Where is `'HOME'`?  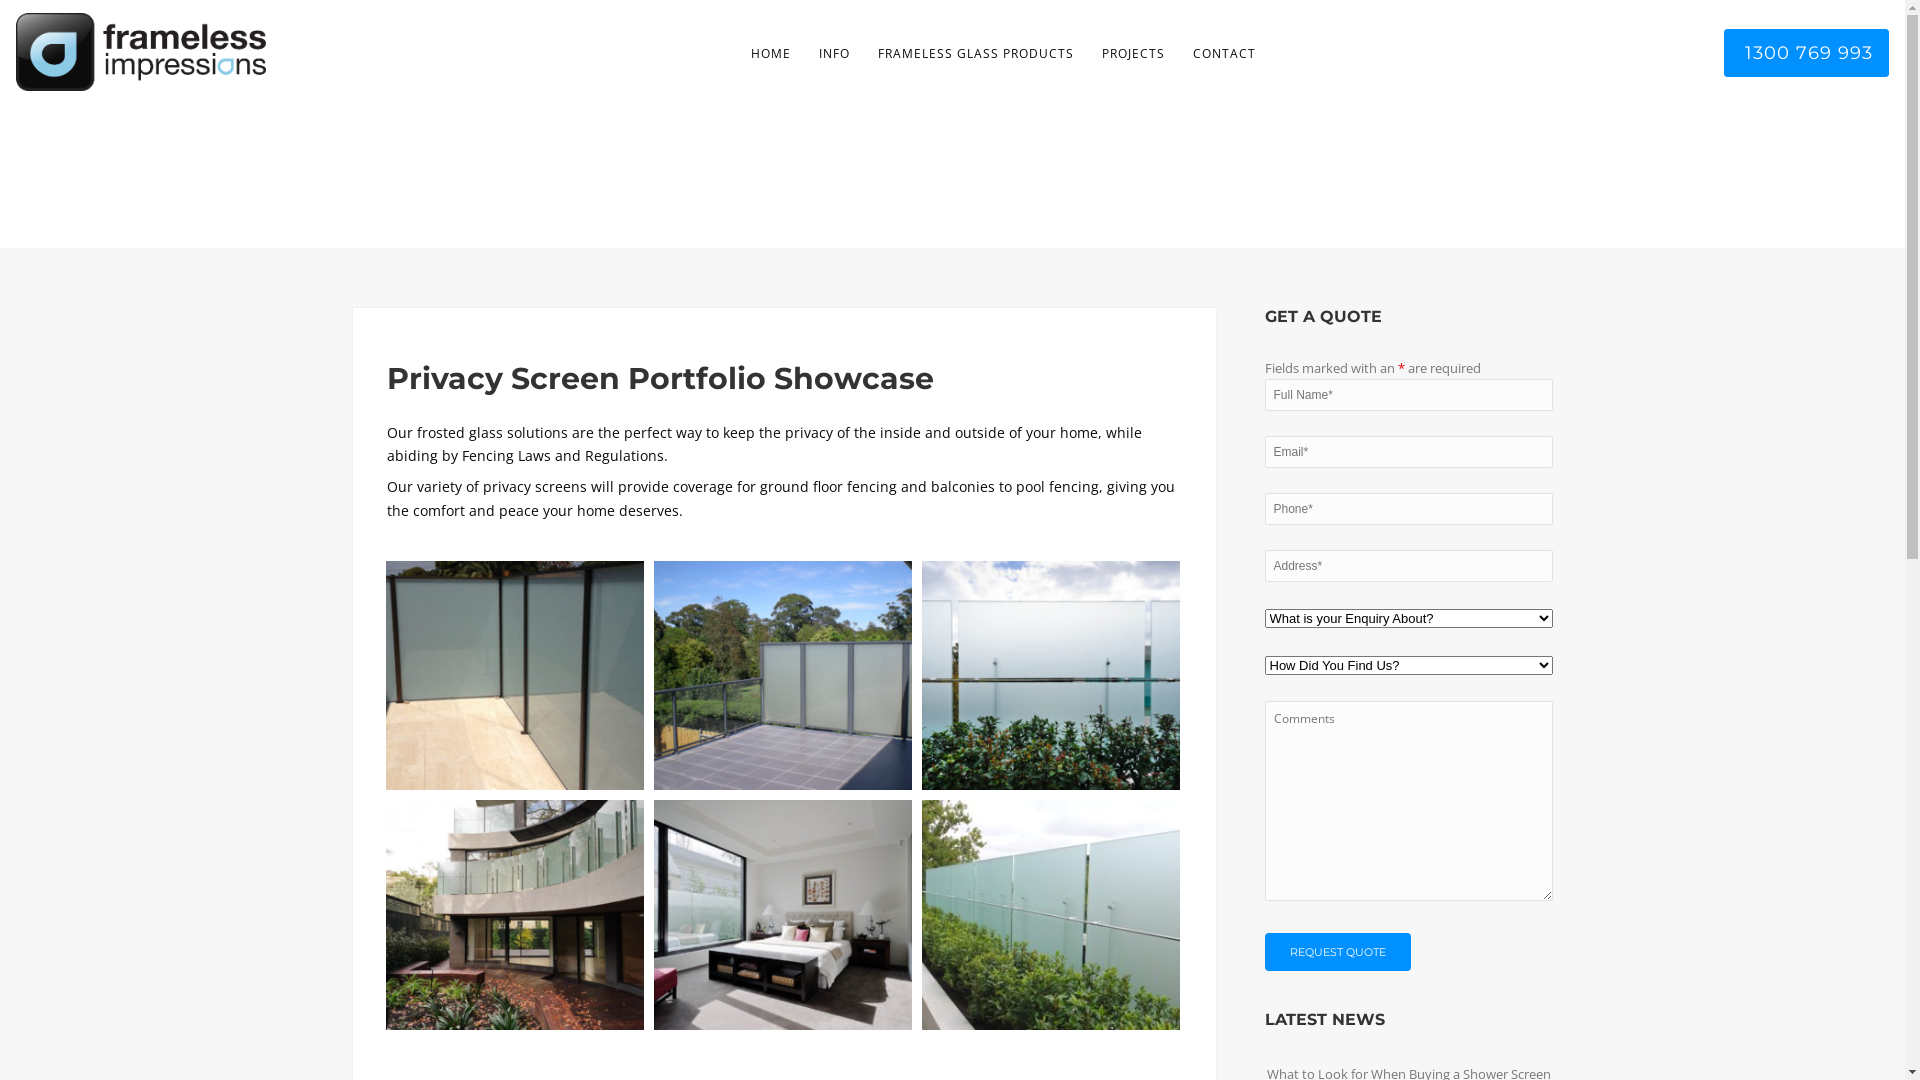 'HOME' is located at coordinates (768, 53).